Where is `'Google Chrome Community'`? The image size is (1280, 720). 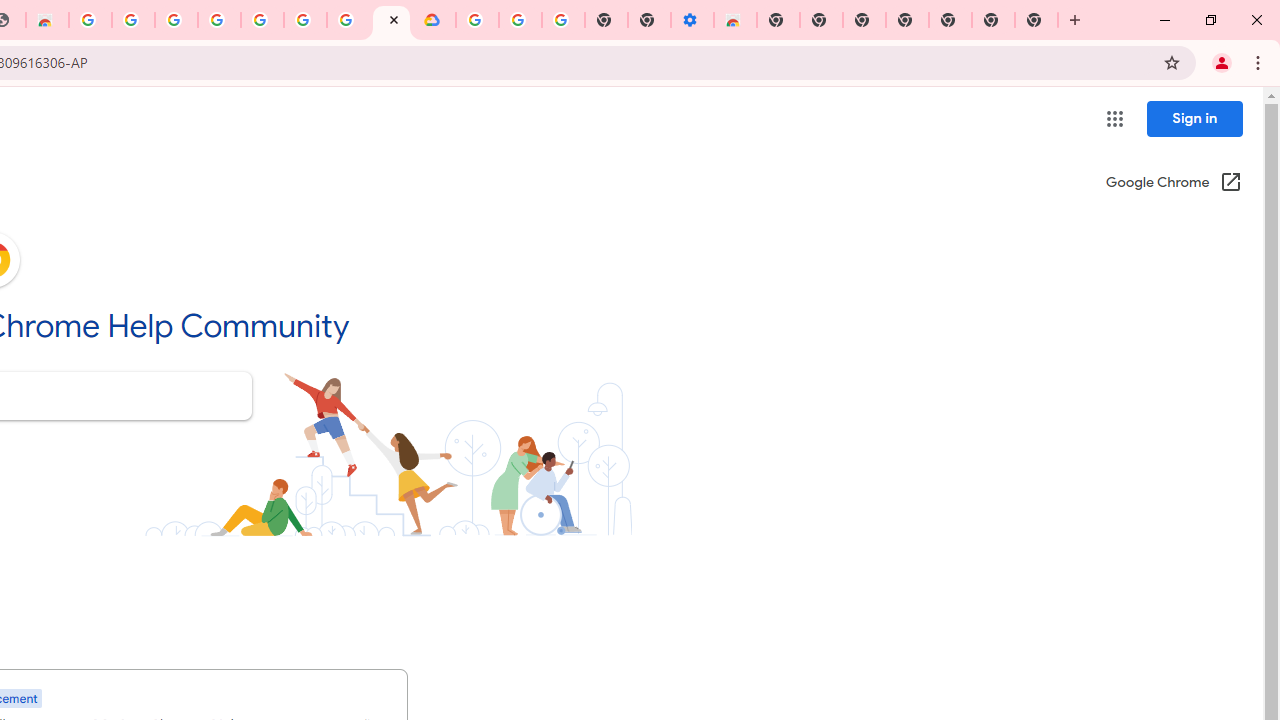
'Google Chrome Community' is located at coordinates (391, 20).